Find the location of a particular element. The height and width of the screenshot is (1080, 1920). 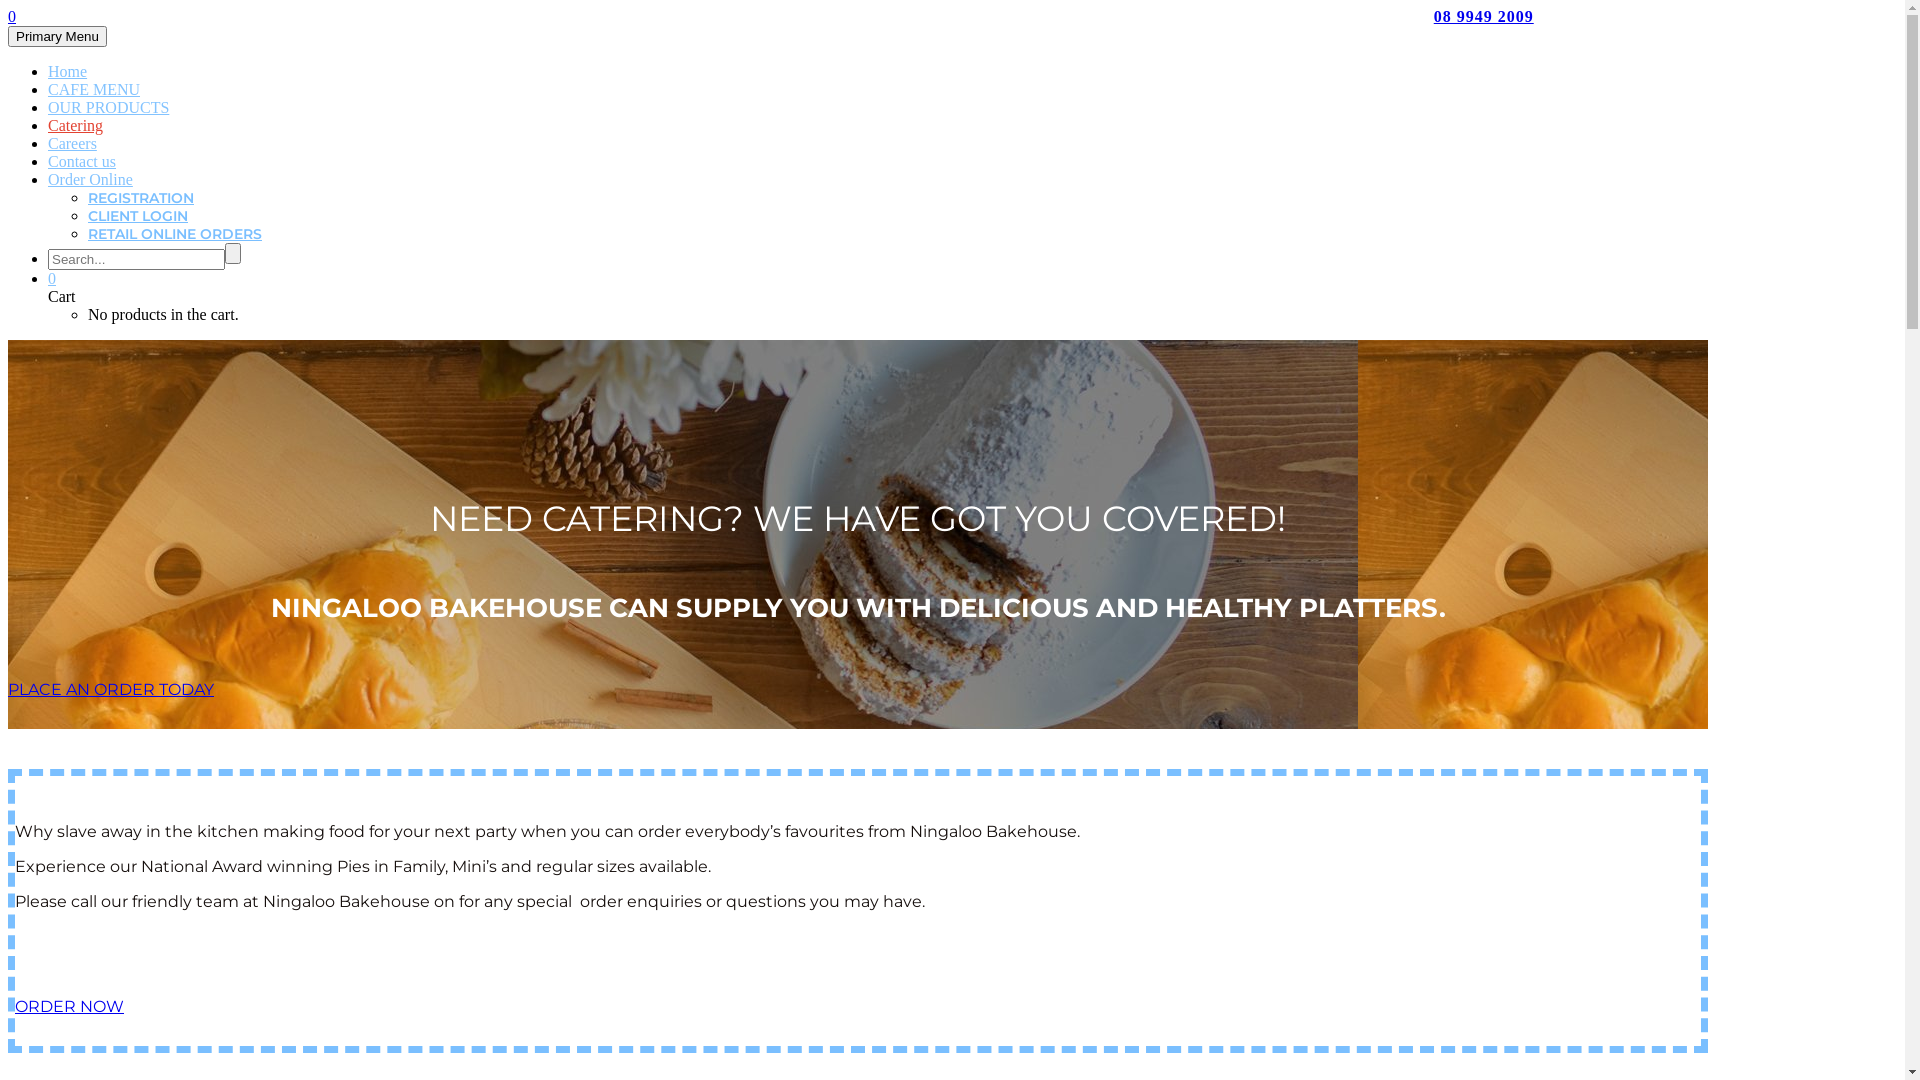

'0' is located at coordinates (12, 16).